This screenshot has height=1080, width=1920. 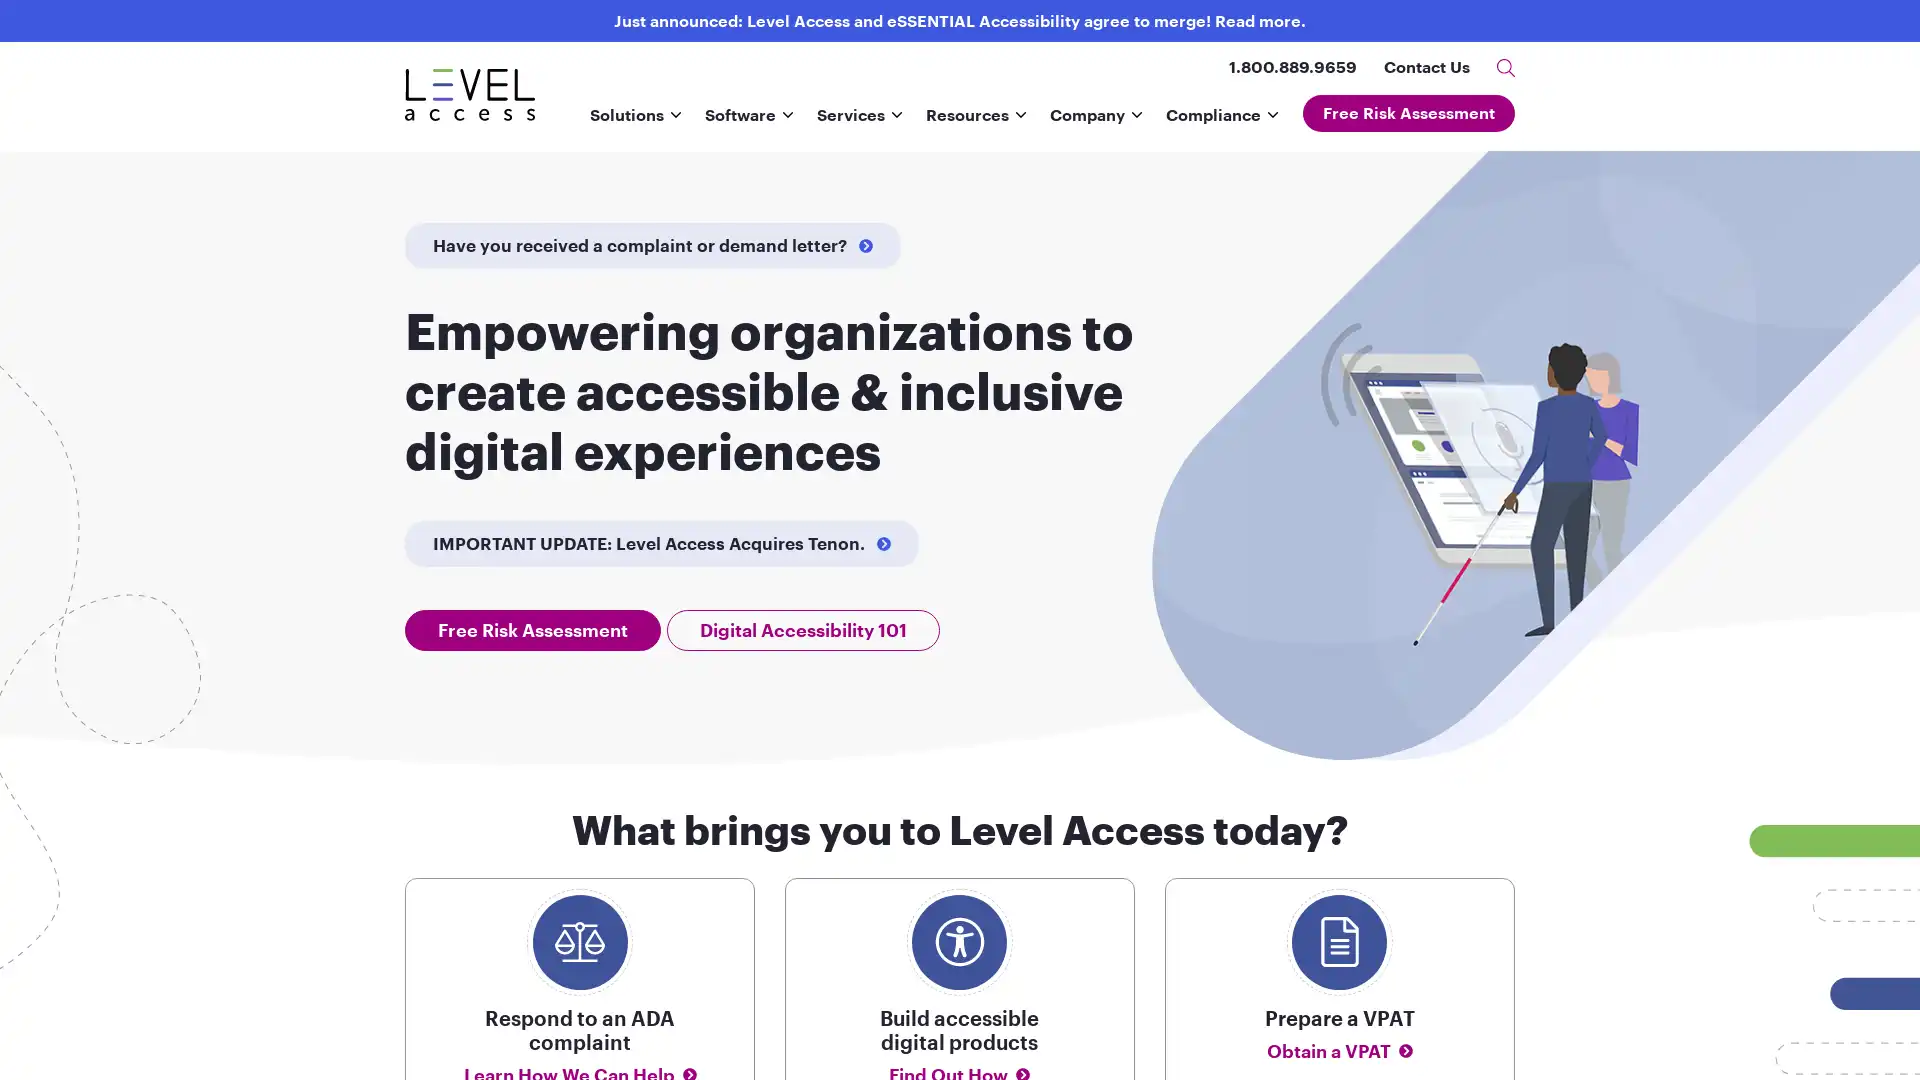 I want to click on Software, so click(x=747, y=122).